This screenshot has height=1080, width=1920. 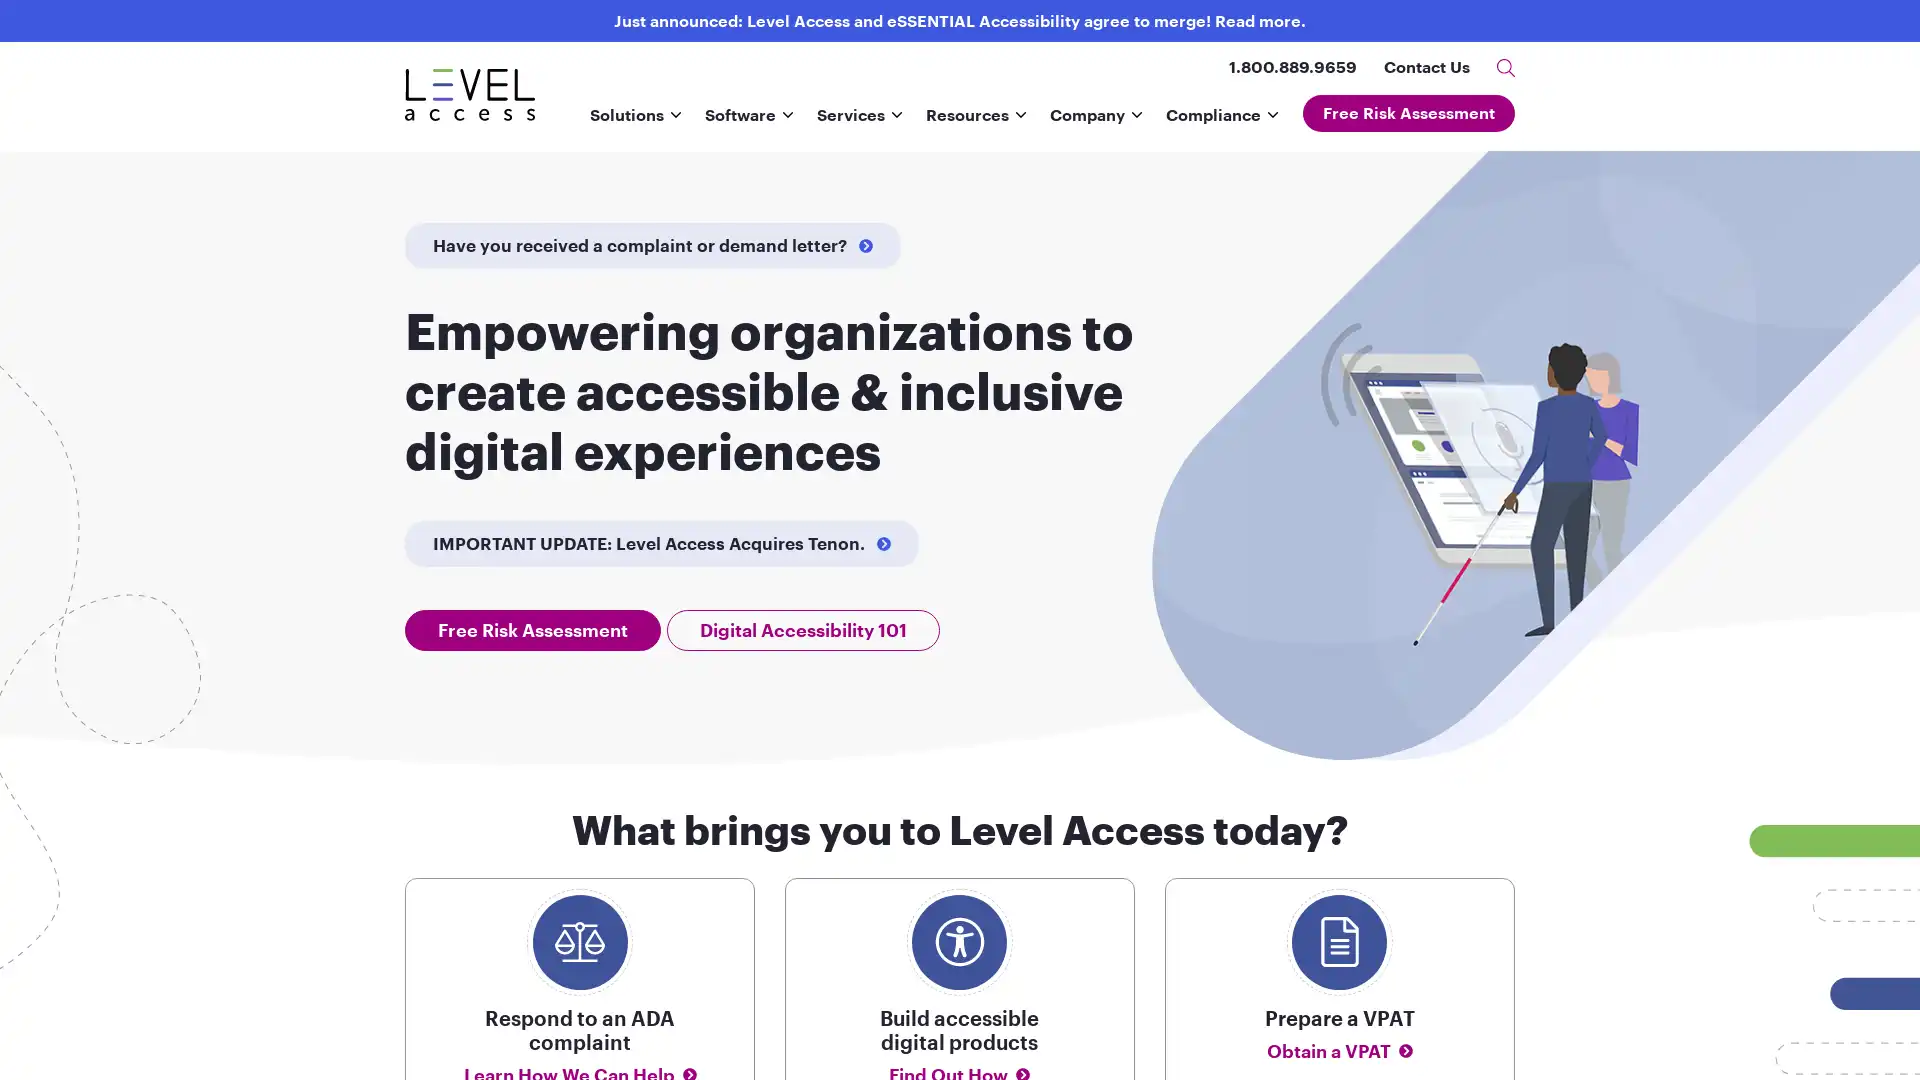 I want to click on Software, so click(x=747, y=122).